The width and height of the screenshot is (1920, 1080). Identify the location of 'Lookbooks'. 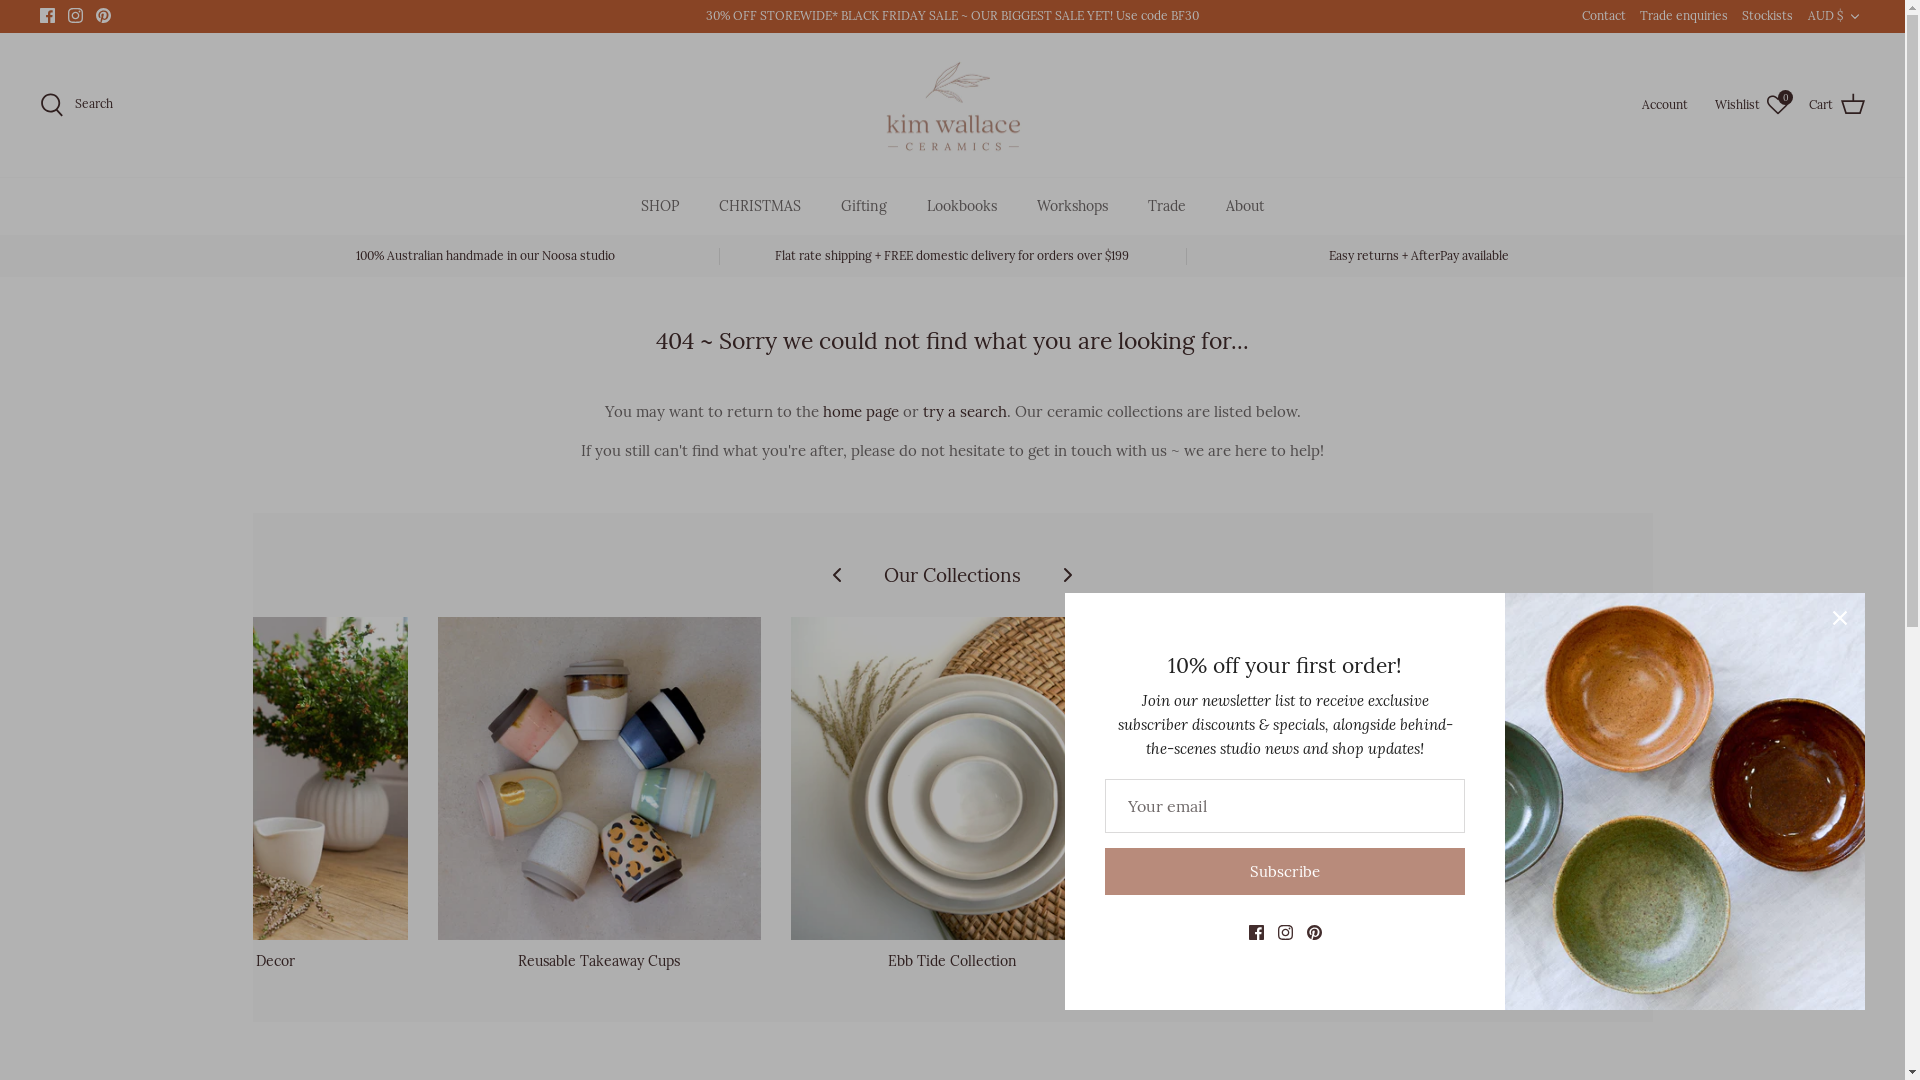
(961, 206).